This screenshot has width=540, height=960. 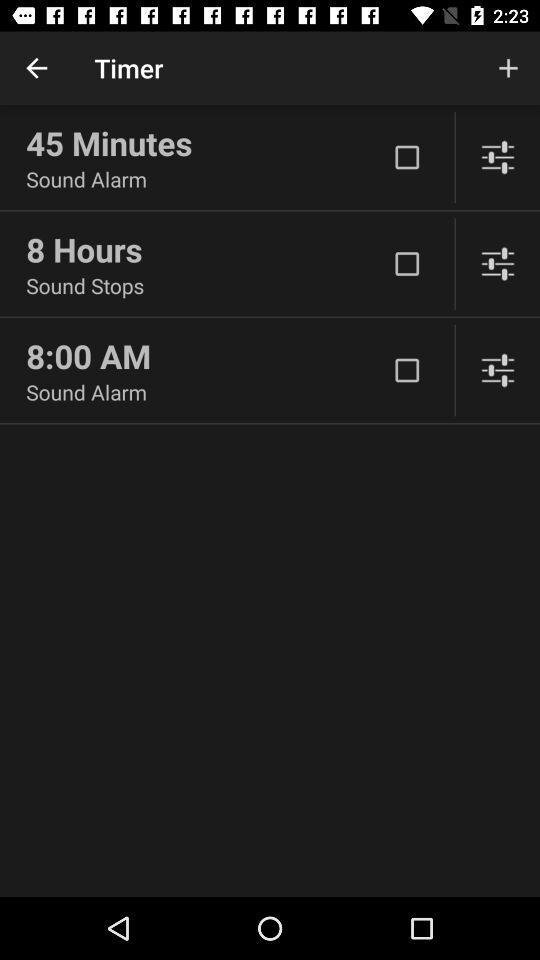 What do you see at coordinates (36, 68) in the screenshot?
I see `icon to the left of the timer item` at bounding box center [36, 68].